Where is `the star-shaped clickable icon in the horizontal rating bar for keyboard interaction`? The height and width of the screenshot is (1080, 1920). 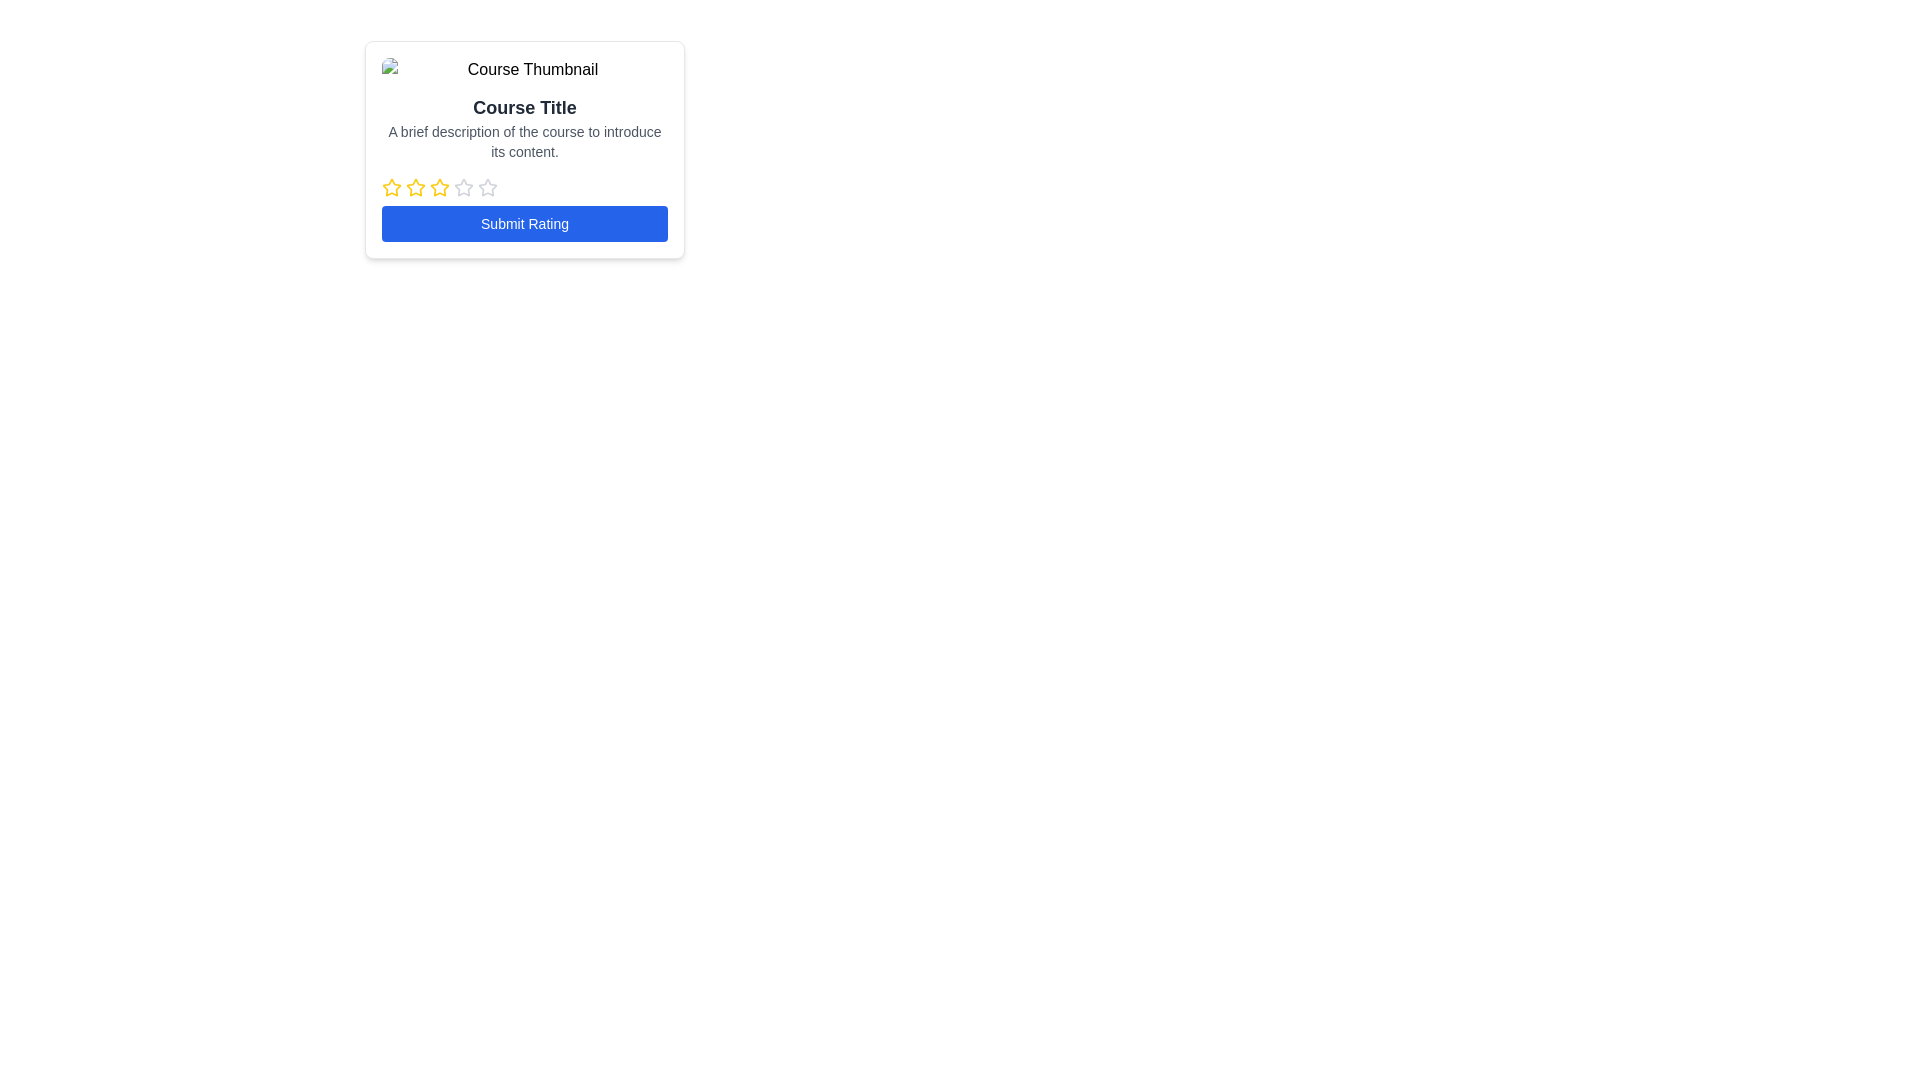 the star-shaped clickable icon in the horizontal rating bar for keyboard interaction is located at coordinates (463, 187).